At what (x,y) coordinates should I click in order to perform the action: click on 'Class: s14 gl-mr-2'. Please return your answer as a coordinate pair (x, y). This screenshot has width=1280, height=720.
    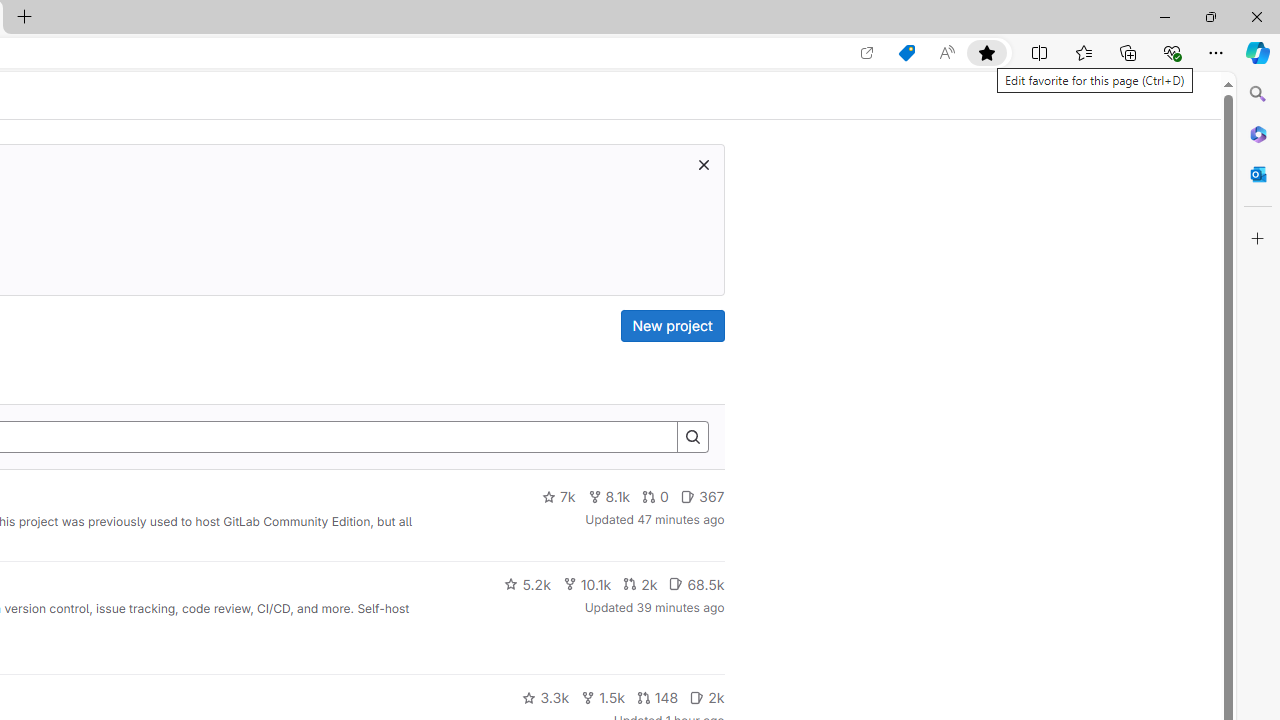
    Looking at the image, I should click on (697, 696).